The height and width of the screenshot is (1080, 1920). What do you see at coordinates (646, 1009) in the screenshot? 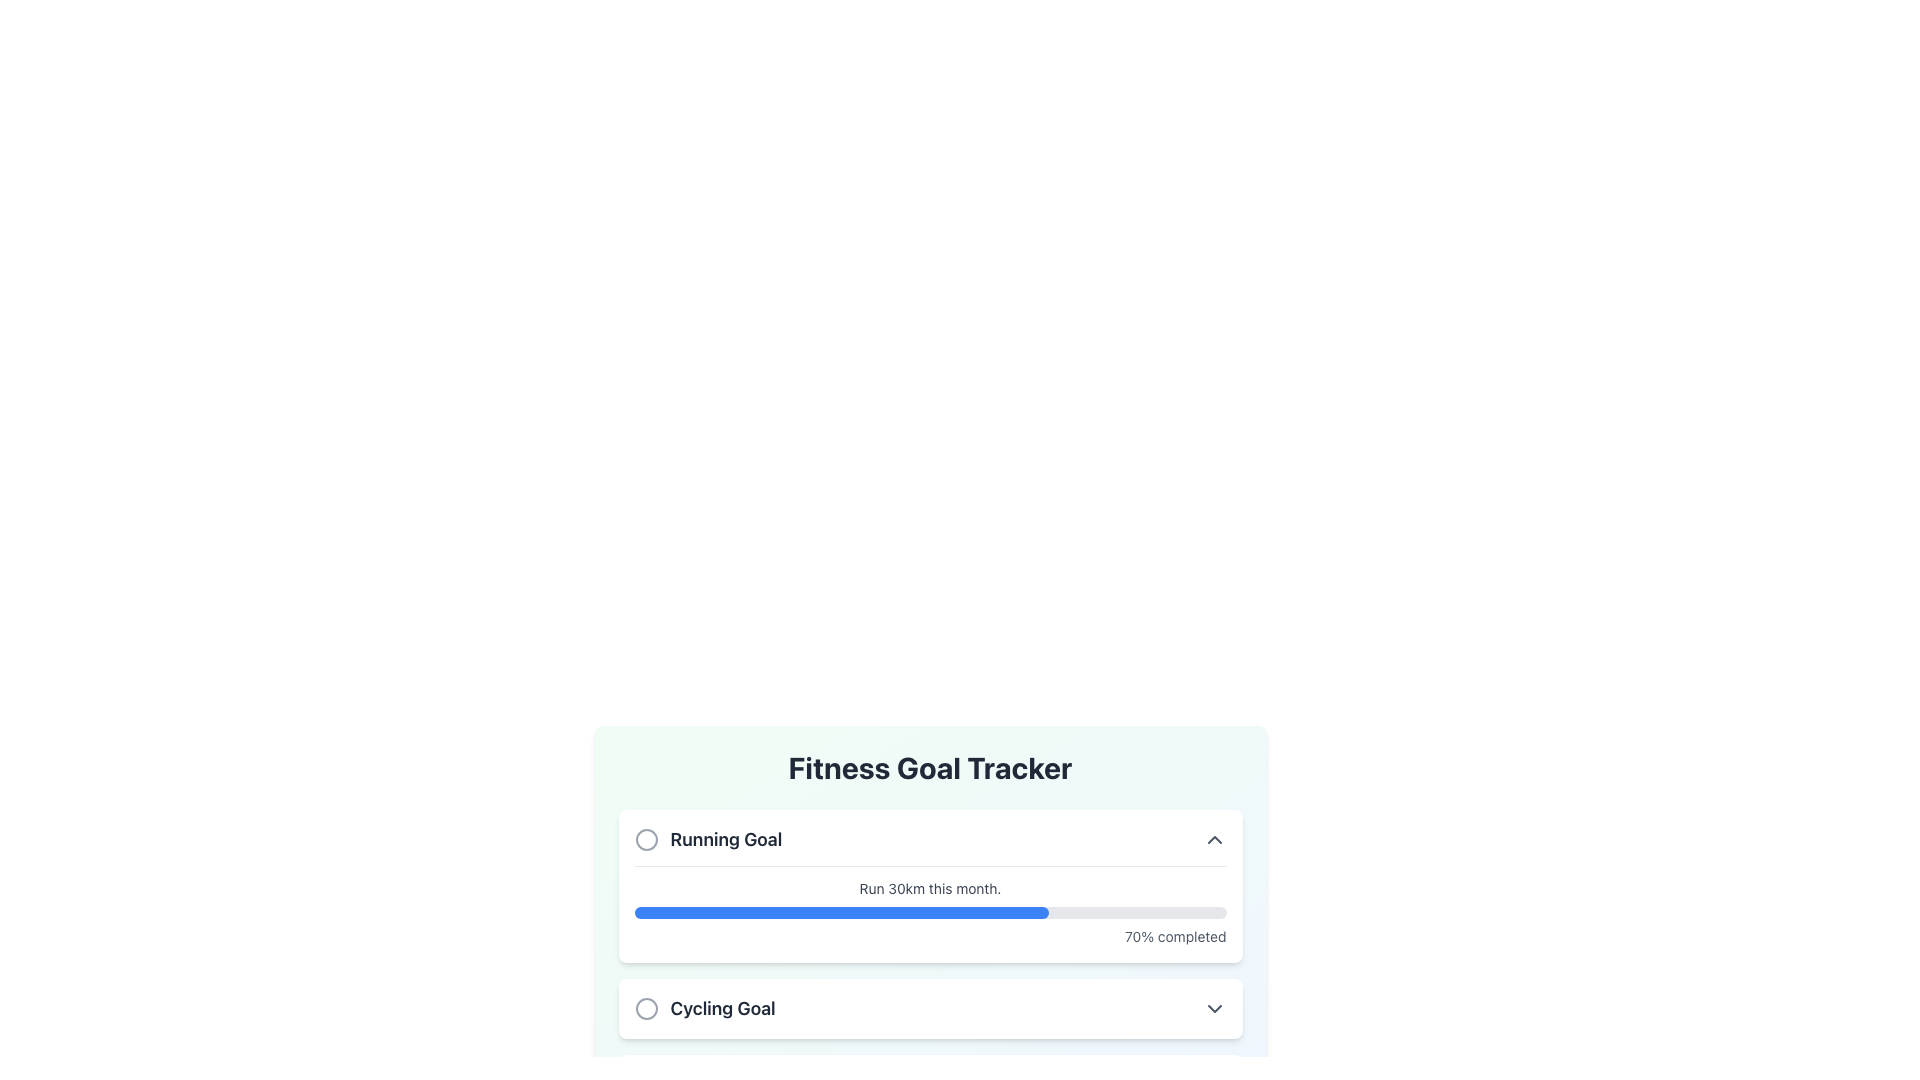
I see `the hollow circular icon with a gray stroke located beside the bold title text 'Cycling Goal'` at bounding box center [646, 1009].